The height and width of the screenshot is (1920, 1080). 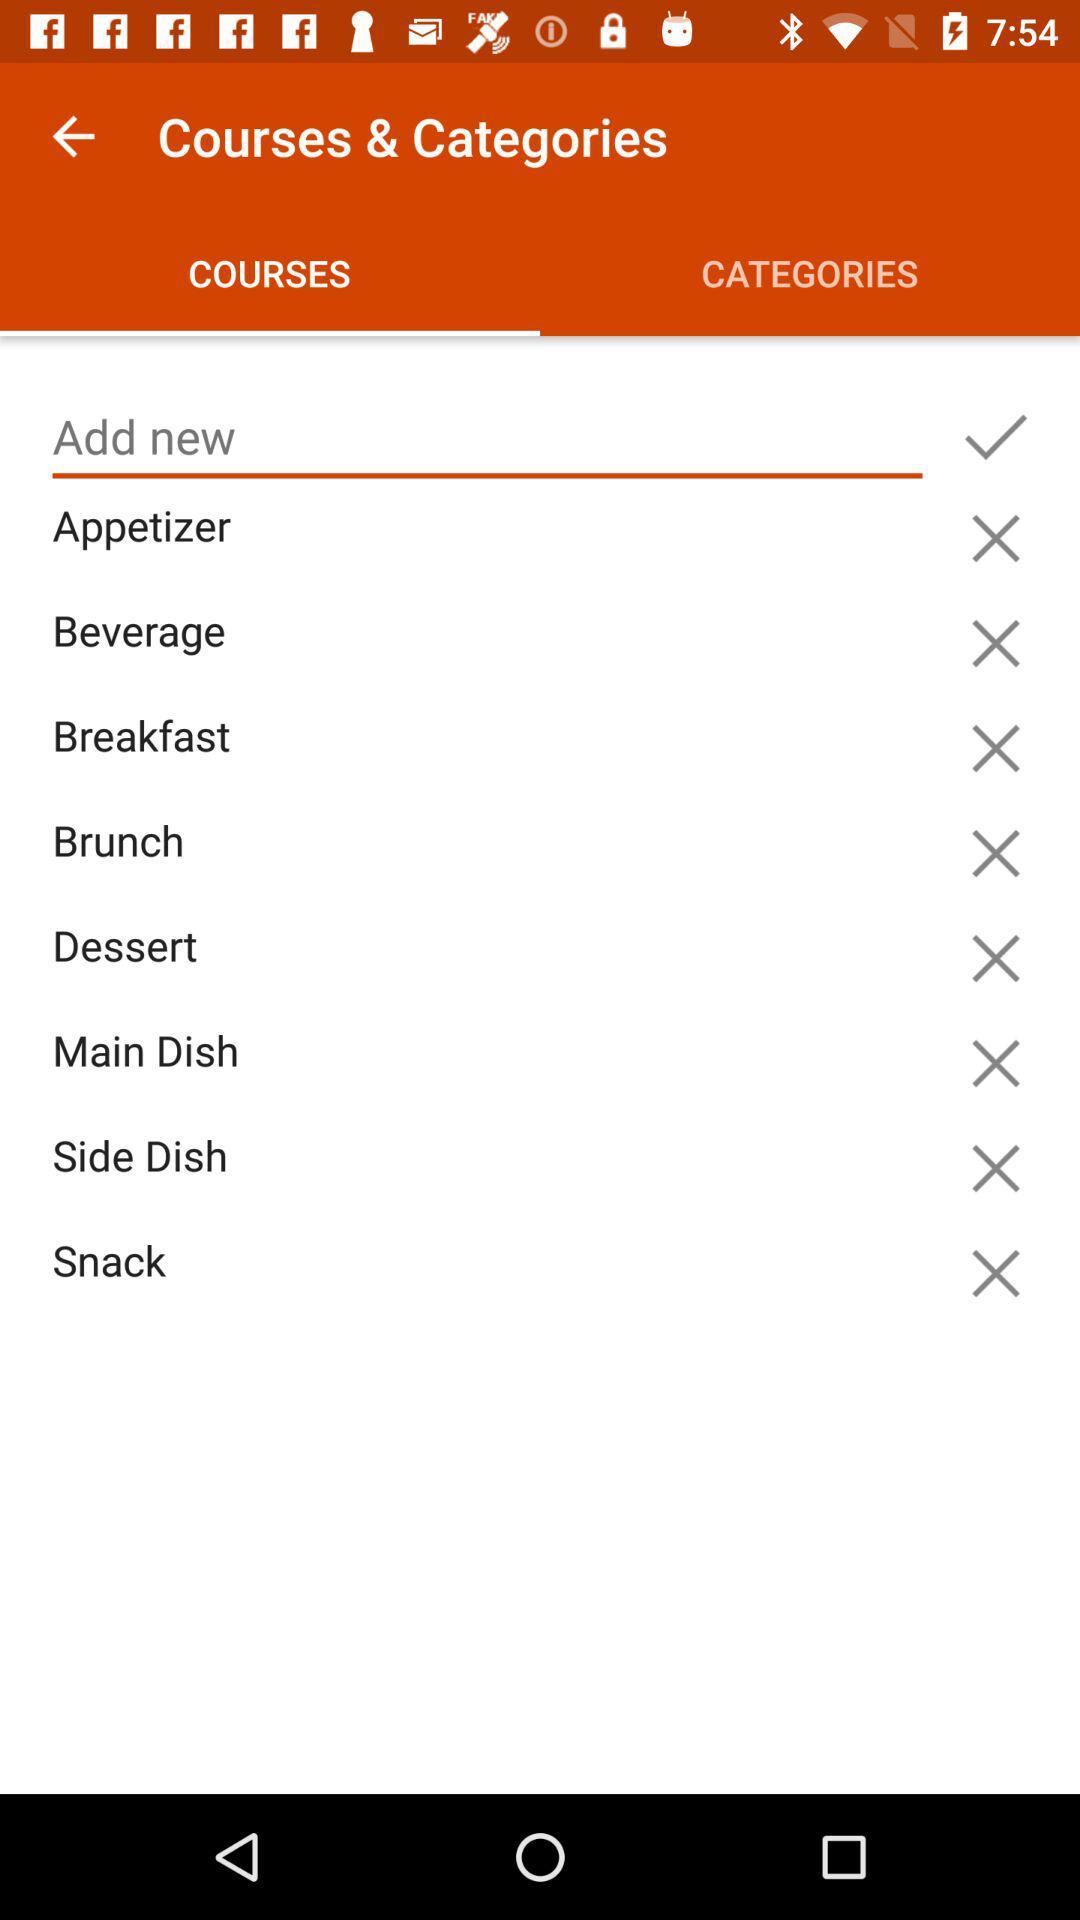 I want to click on remove course from list, so click(x=995, y=1168).